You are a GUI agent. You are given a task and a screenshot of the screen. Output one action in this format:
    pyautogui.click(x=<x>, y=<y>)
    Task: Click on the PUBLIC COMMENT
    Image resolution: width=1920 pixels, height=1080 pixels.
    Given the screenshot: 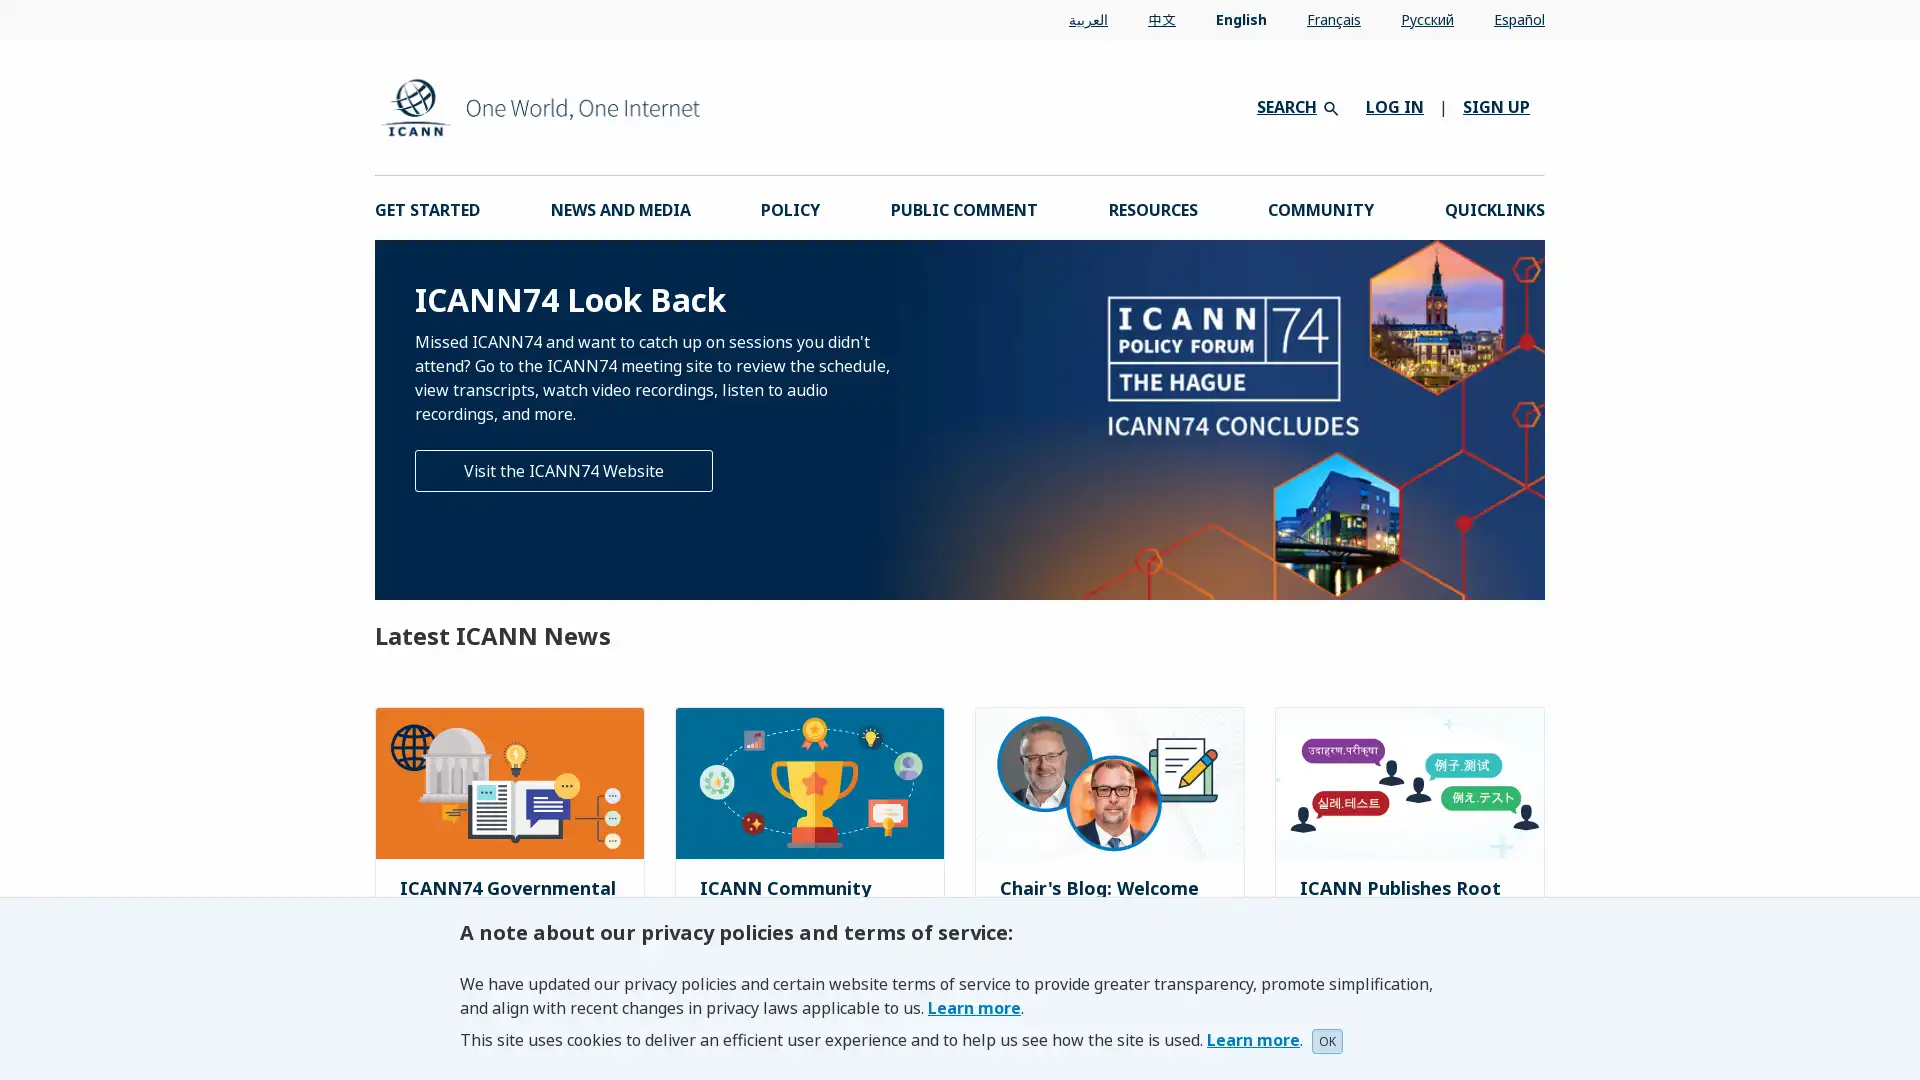 What is the action you would take?
    pyautogui.click(x=963, y=208)
    